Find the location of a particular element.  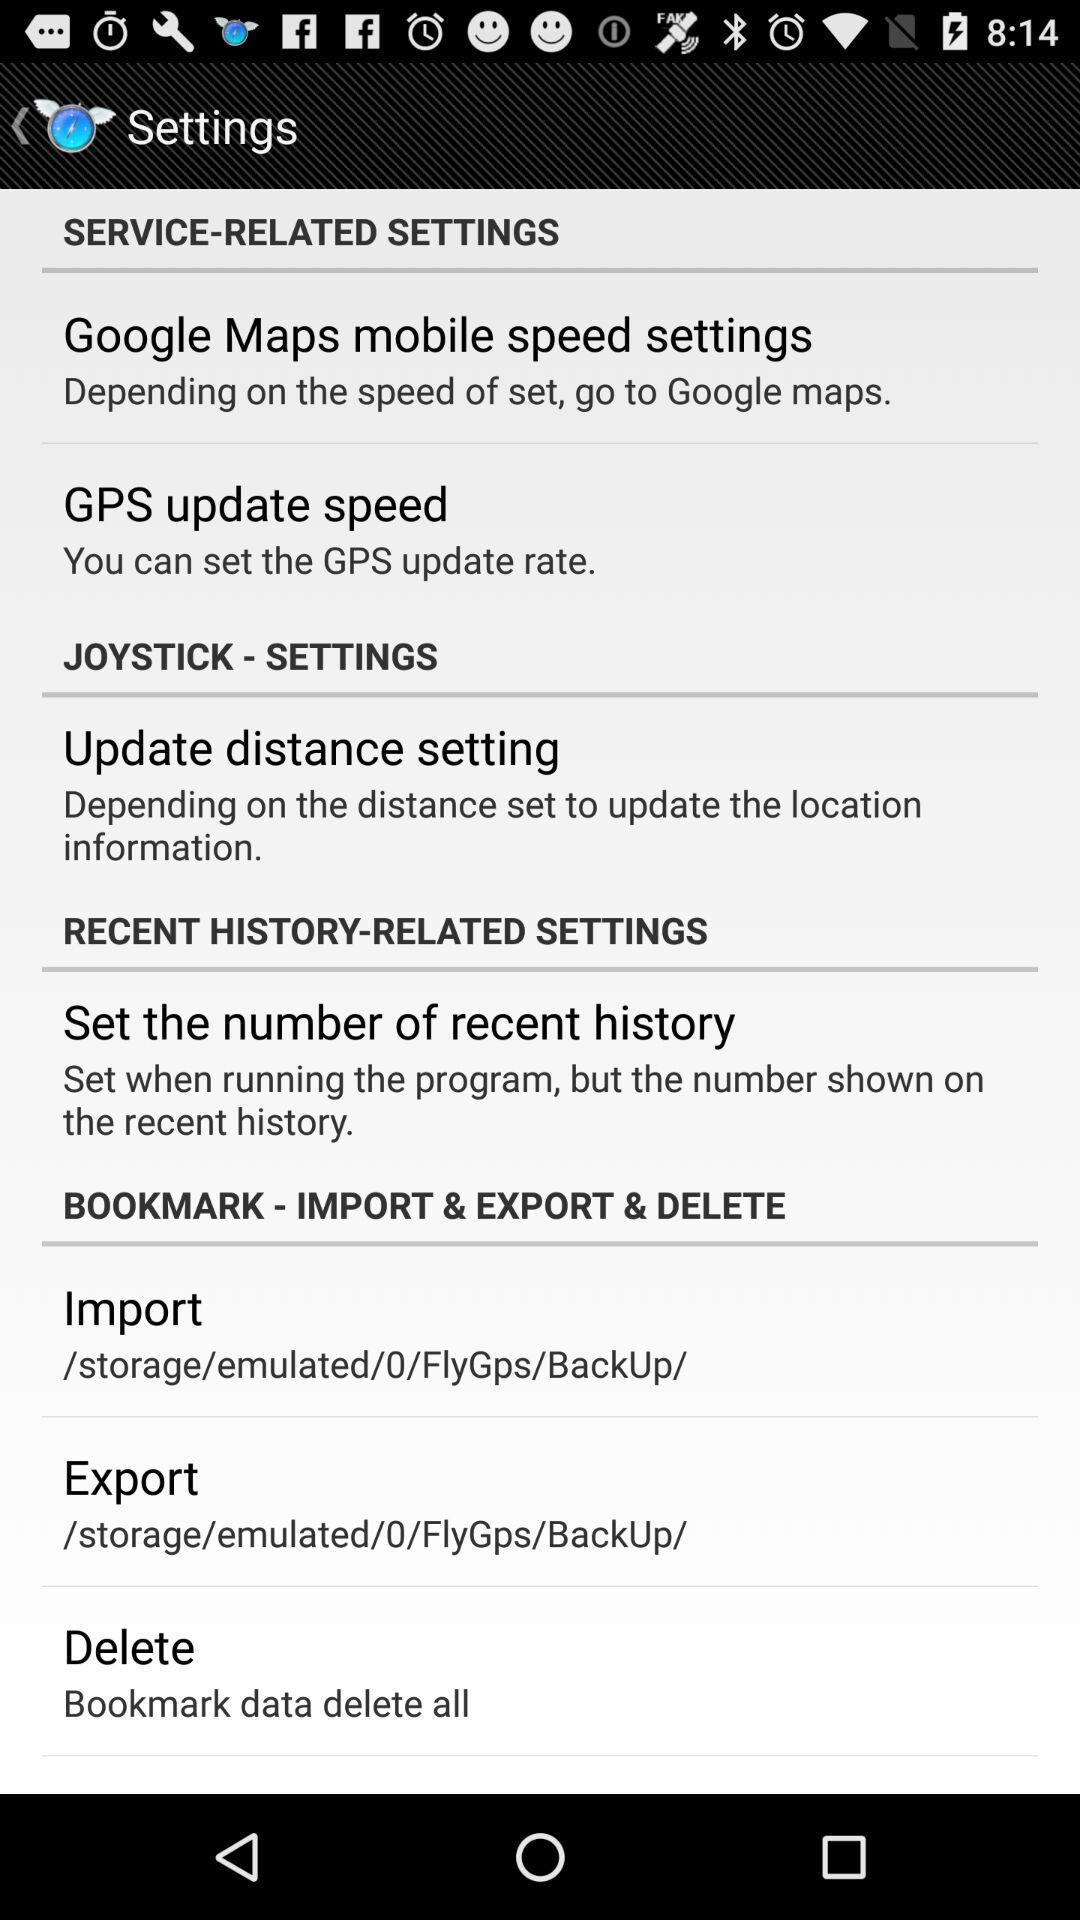

the set when running is located at coordinates (525, 1098).